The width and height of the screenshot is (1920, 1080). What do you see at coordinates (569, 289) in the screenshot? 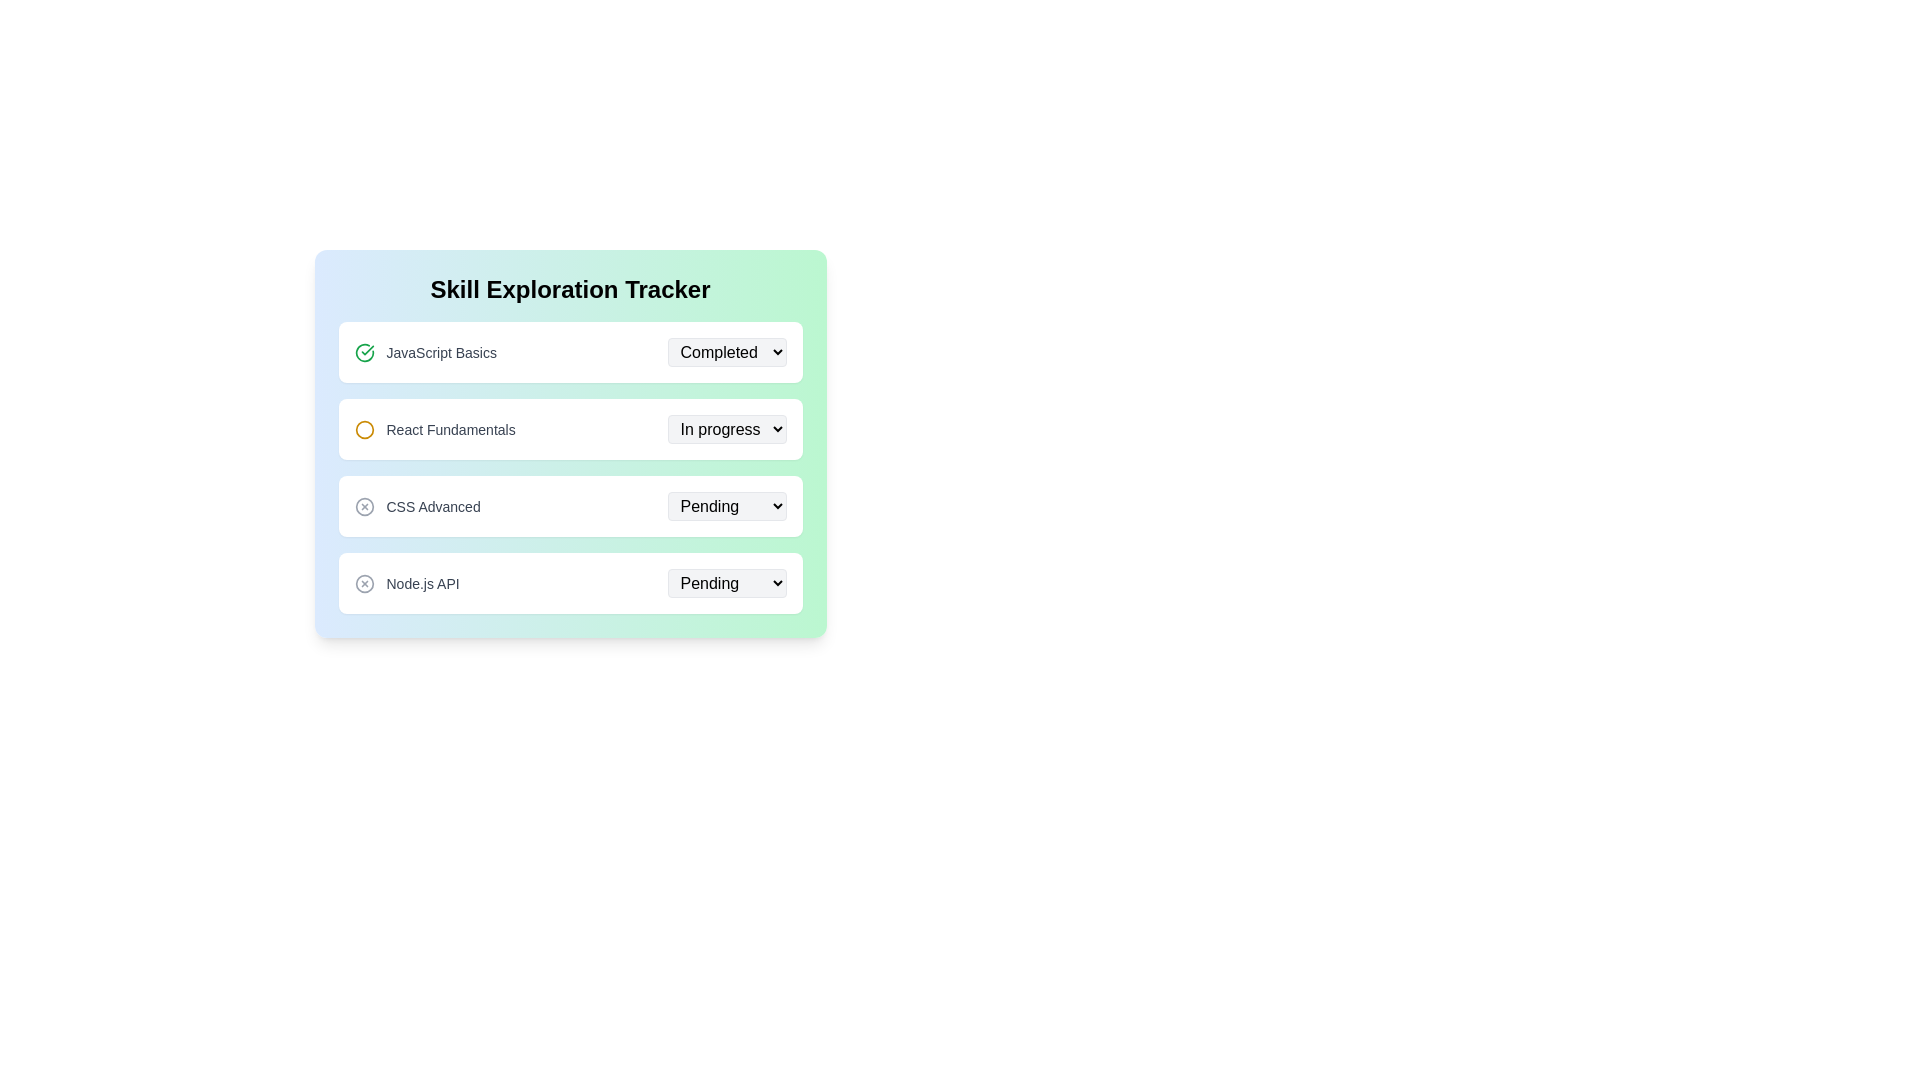
I see `the Header text displaying 'Skill Exploration Tracker', which is a large, bold, centered text with a gradient style in a colorful card interface` at bounding box center [569, 289].